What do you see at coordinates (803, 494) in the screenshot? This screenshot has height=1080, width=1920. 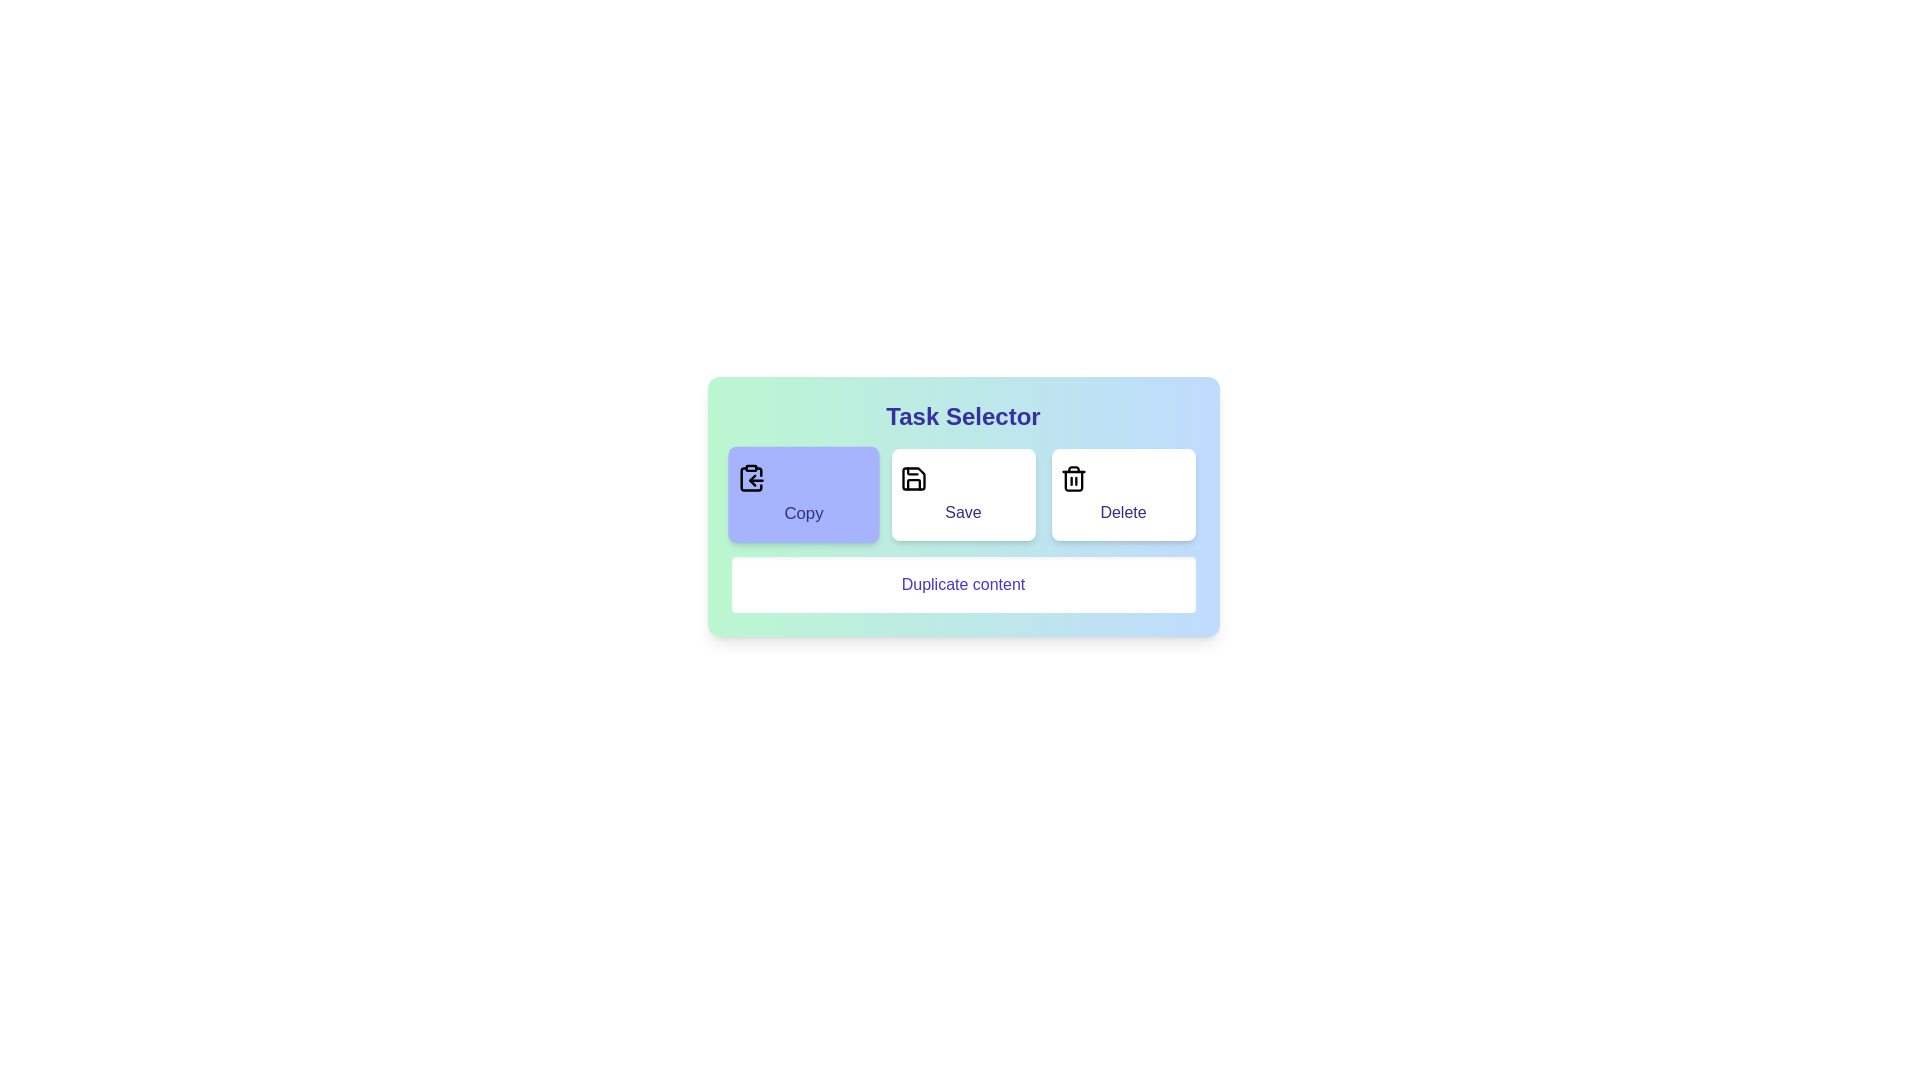 I see `the Copy button to select it` at bounding box center [803, 494].